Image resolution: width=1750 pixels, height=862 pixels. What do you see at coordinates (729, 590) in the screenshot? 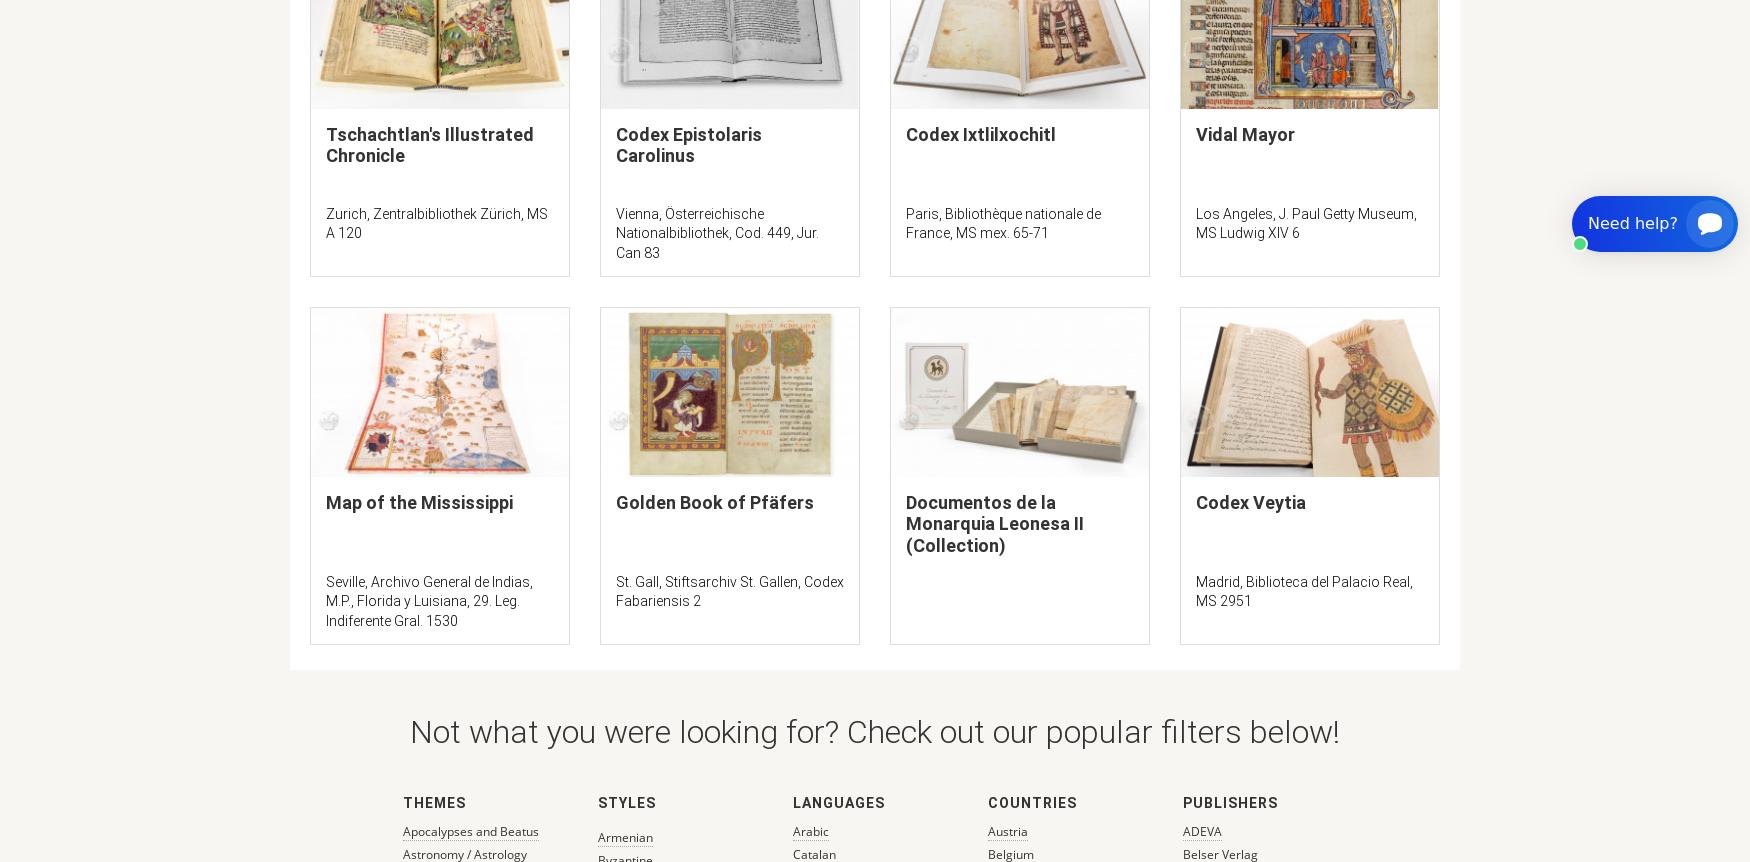
I see `'St. Gall, Stiftsarchiv St. Gallen, Codex Fabariensis 2'` at bounding box center [729, 590].